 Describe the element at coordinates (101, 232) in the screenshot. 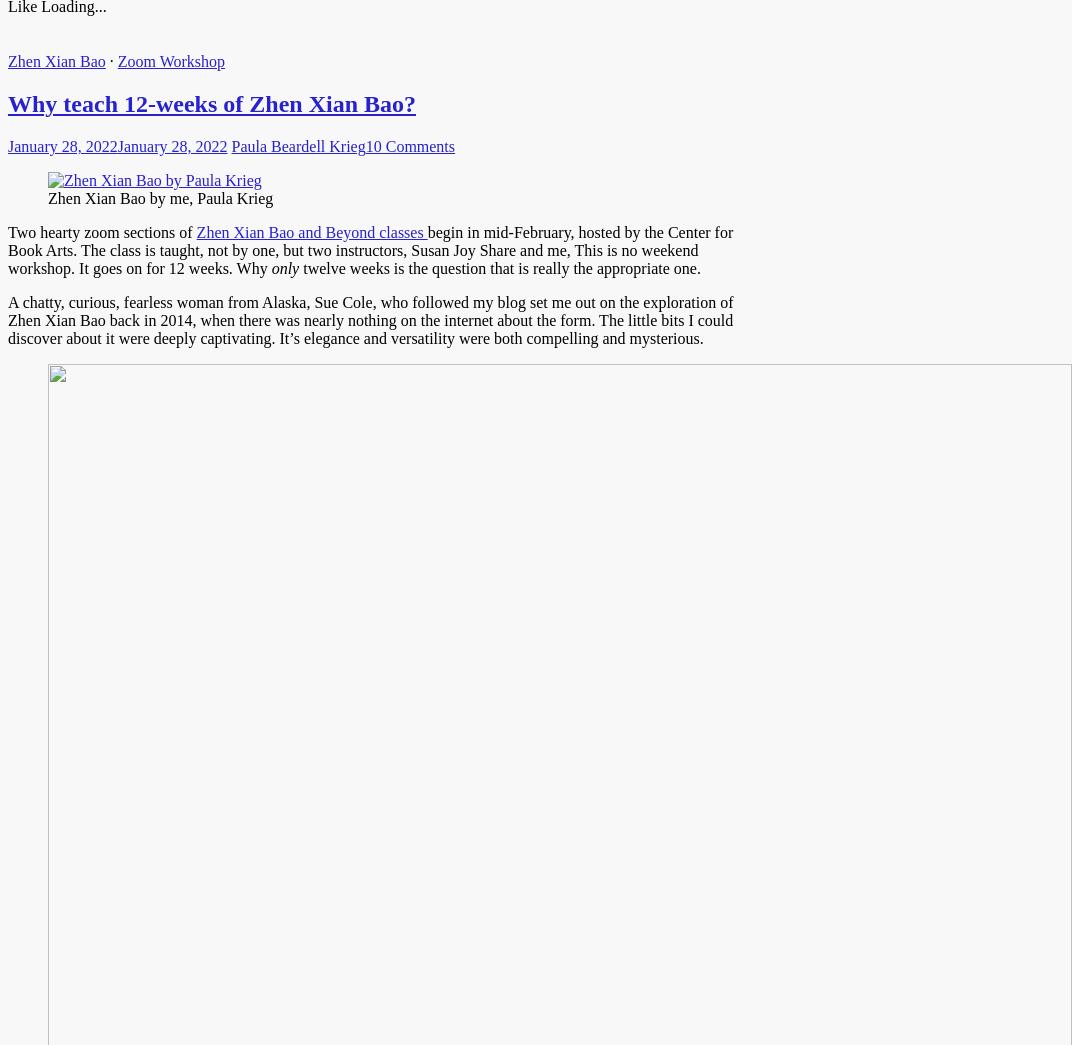

I see `'Two hearty zoom sections of'` at that location.